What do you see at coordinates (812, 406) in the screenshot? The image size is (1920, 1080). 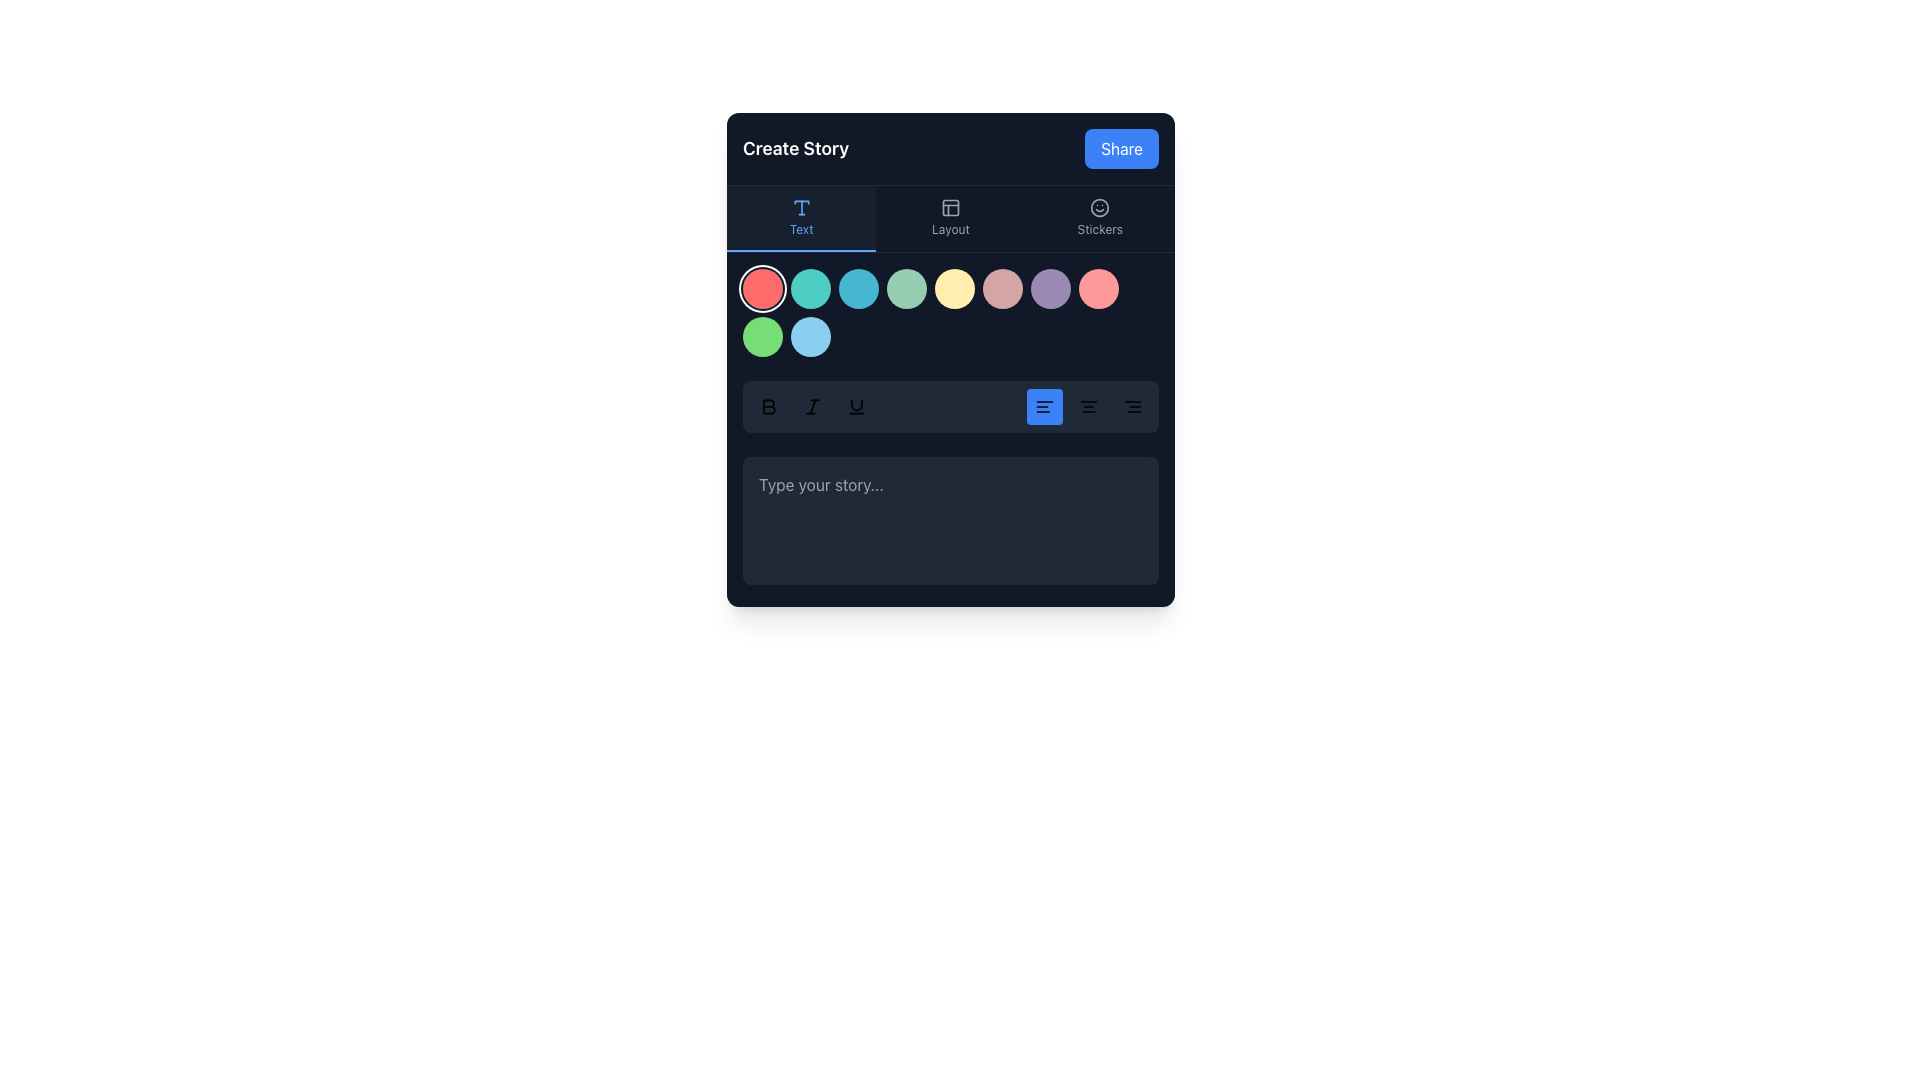 I see `the italicized 'I' button located in the formatting toolbar between the bold 'B' and underline 'U' icons` at bounding box center [812, 406].